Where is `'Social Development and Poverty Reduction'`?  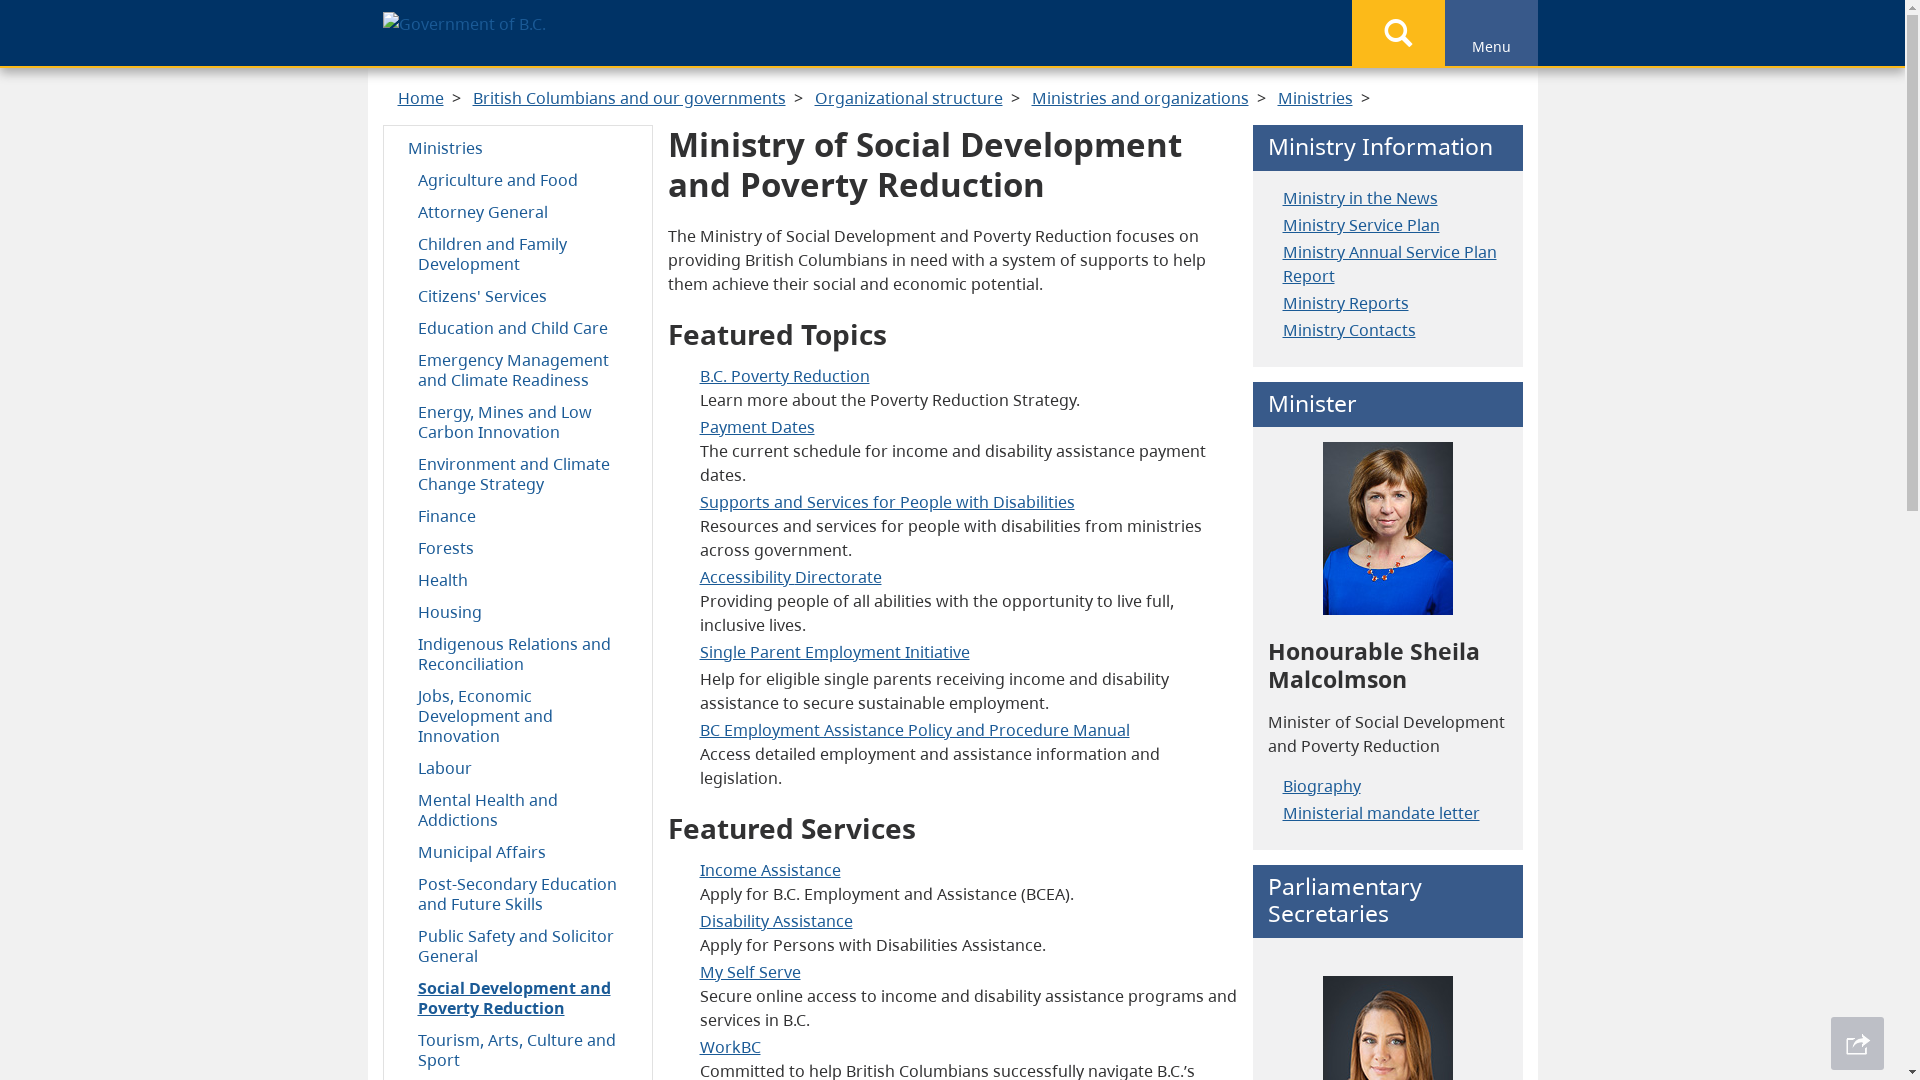 'Social Development and Poverty Reduction' is located at coordinates (518, 996).